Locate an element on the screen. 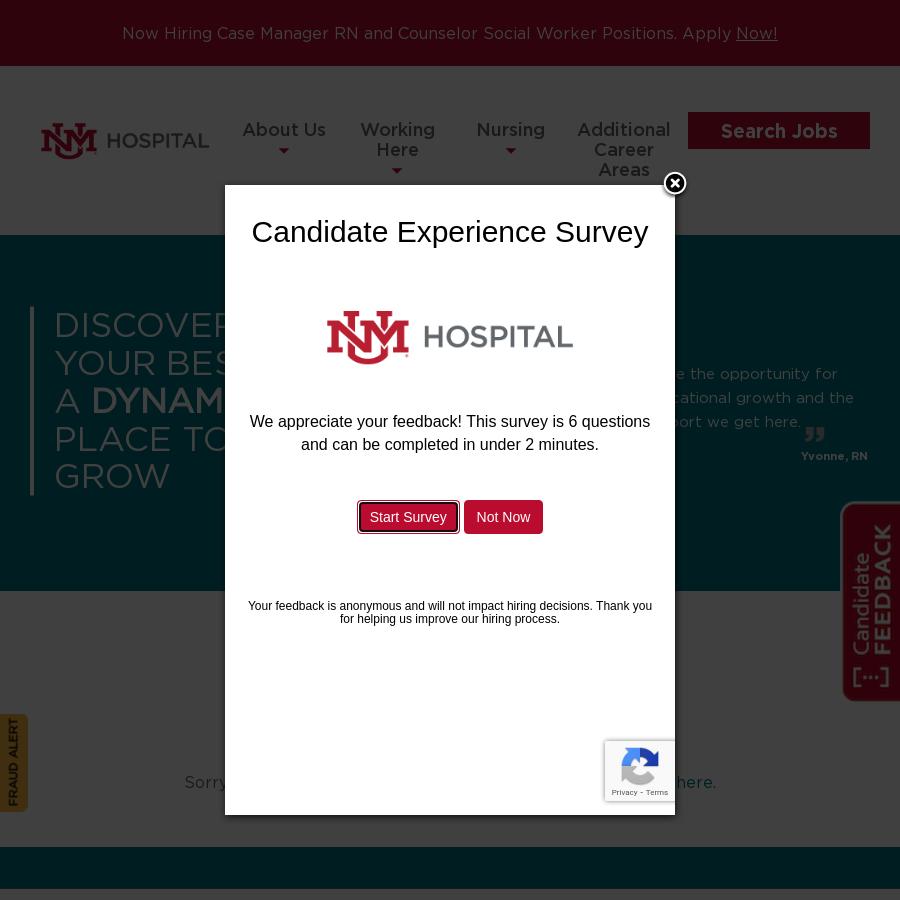 Image resolution: width=900 pixels, height=900 pixels. 'Search Jobs' is located at coordinates (777, 130).